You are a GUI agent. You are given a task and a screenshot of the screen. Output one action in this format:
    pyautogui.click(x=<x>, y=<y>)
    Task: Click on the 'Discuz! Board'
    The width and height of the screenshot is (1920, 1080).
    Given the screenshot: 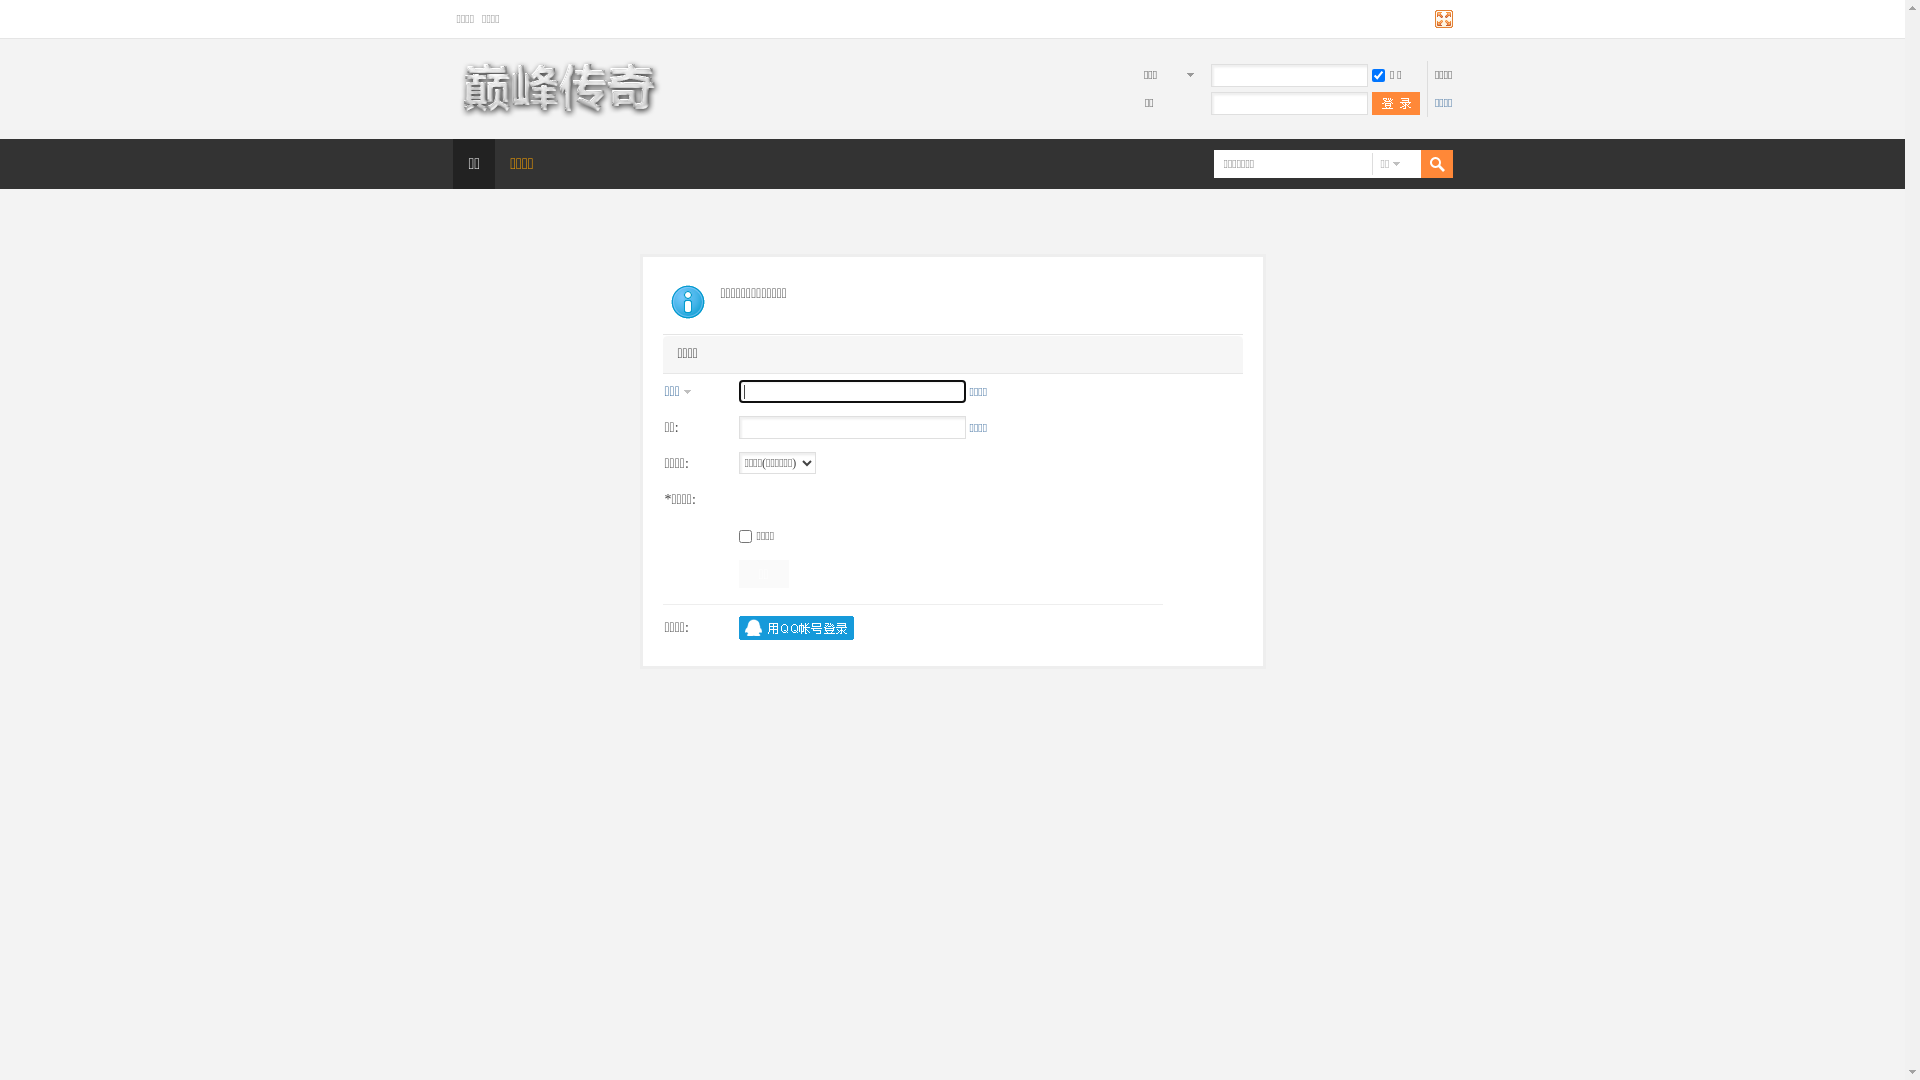 What is the action you would take?
    pyautogui.click(x=556, y=115)
    